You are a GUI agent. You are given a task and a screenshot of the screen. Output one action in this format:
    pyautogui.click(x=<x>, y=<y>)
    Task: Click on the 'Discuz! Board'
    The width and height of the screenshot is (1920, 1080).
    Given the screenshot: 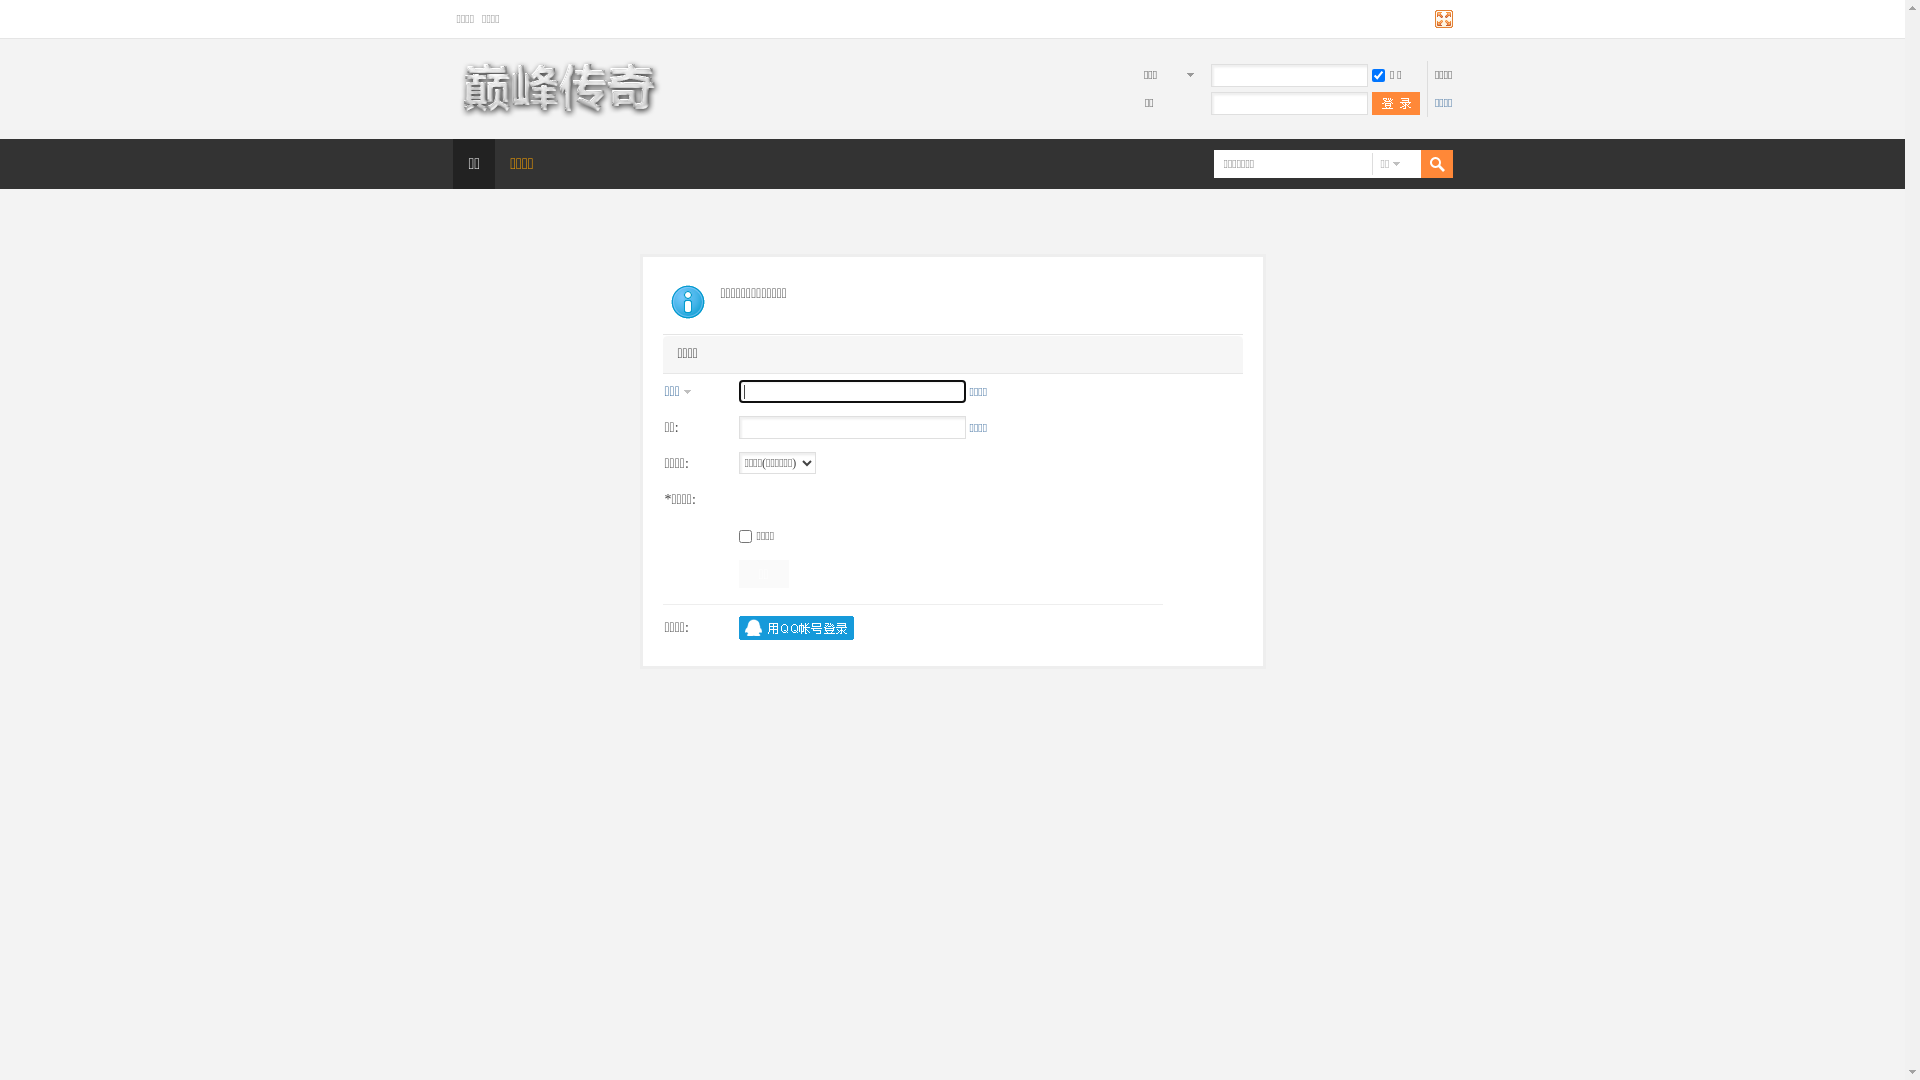 What is the action you would take?
    pyautogui.click(x=556, y=115)
    